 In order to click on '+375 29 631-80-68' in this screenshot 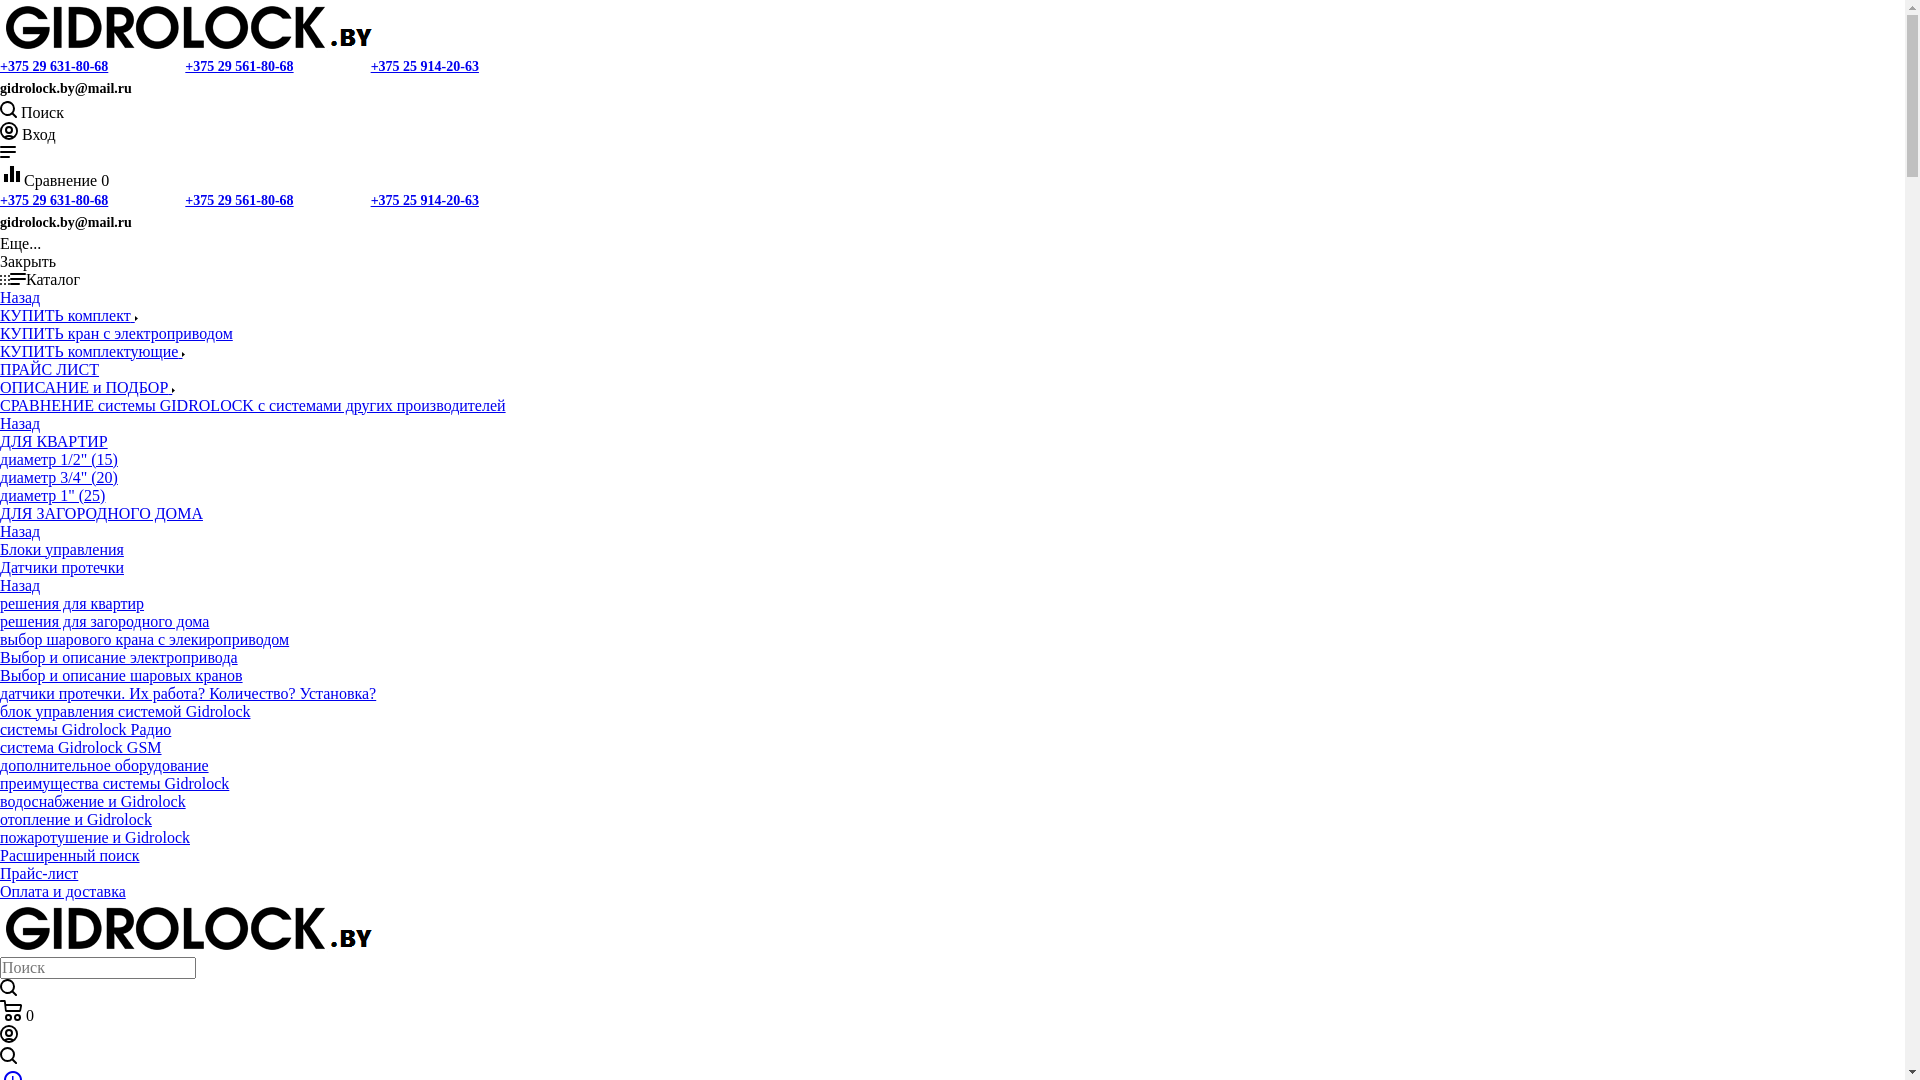, I will do `click(53, 65)`.